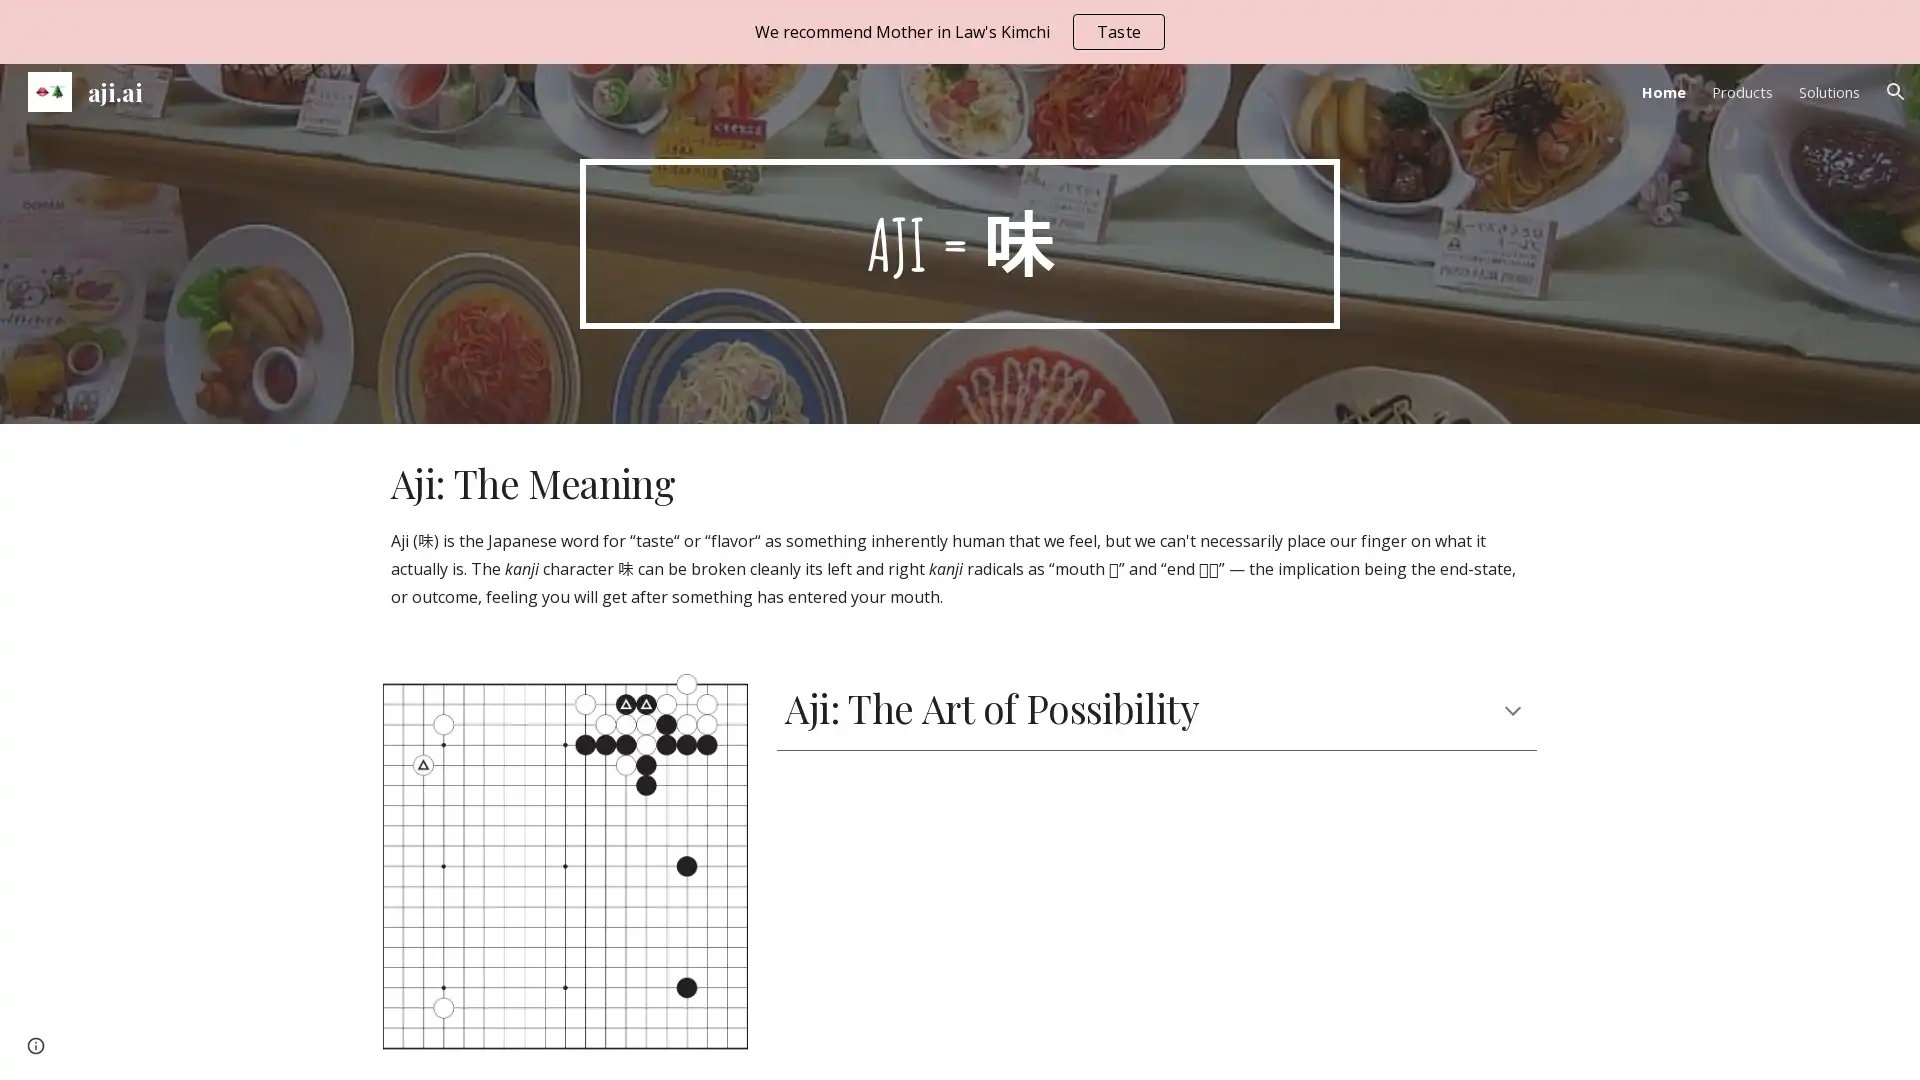 The height and width of the screenshot is (1080, 1920). Describe the element at coordinates (697, 482) in the screenshot. I see `Copy heading link` at that location.